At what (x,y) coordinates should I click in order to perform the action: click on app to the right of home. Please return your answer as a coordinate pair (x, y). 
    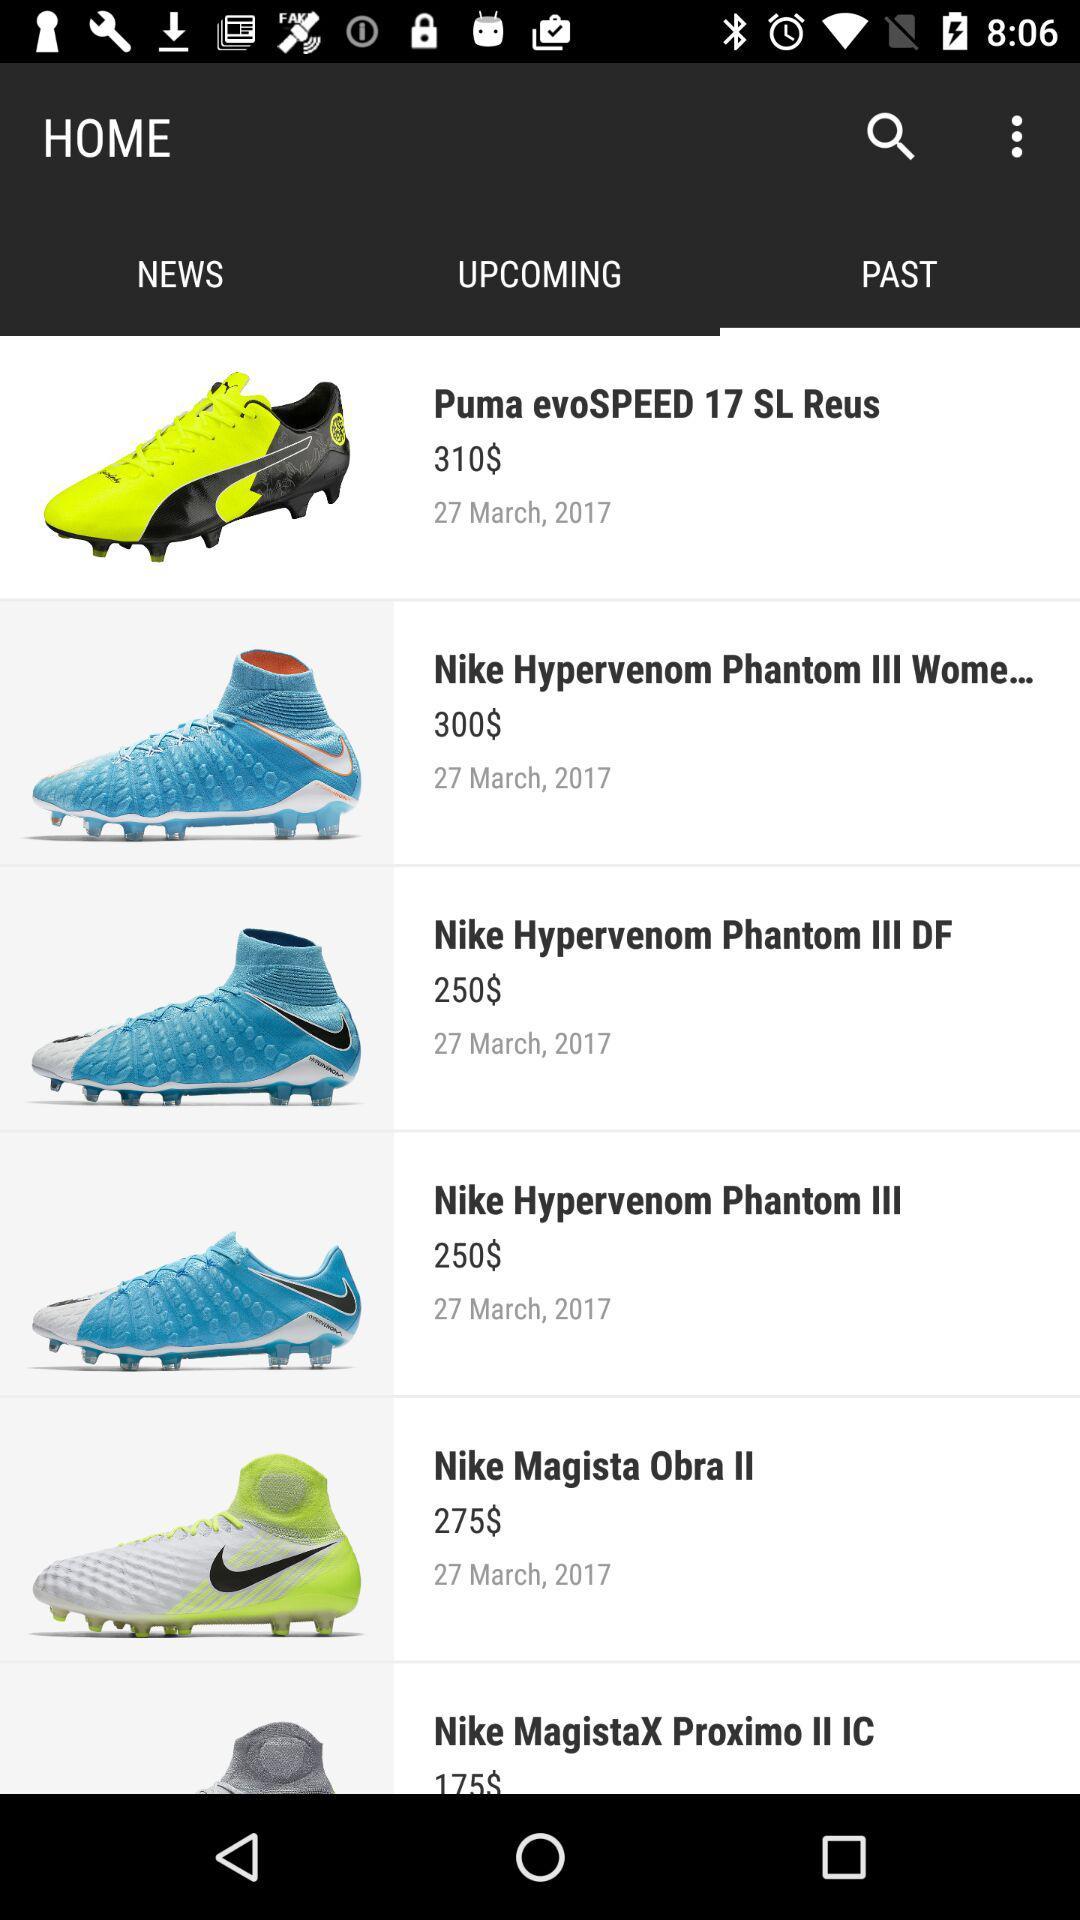
    Looking at the image, I should click on (890, 135).